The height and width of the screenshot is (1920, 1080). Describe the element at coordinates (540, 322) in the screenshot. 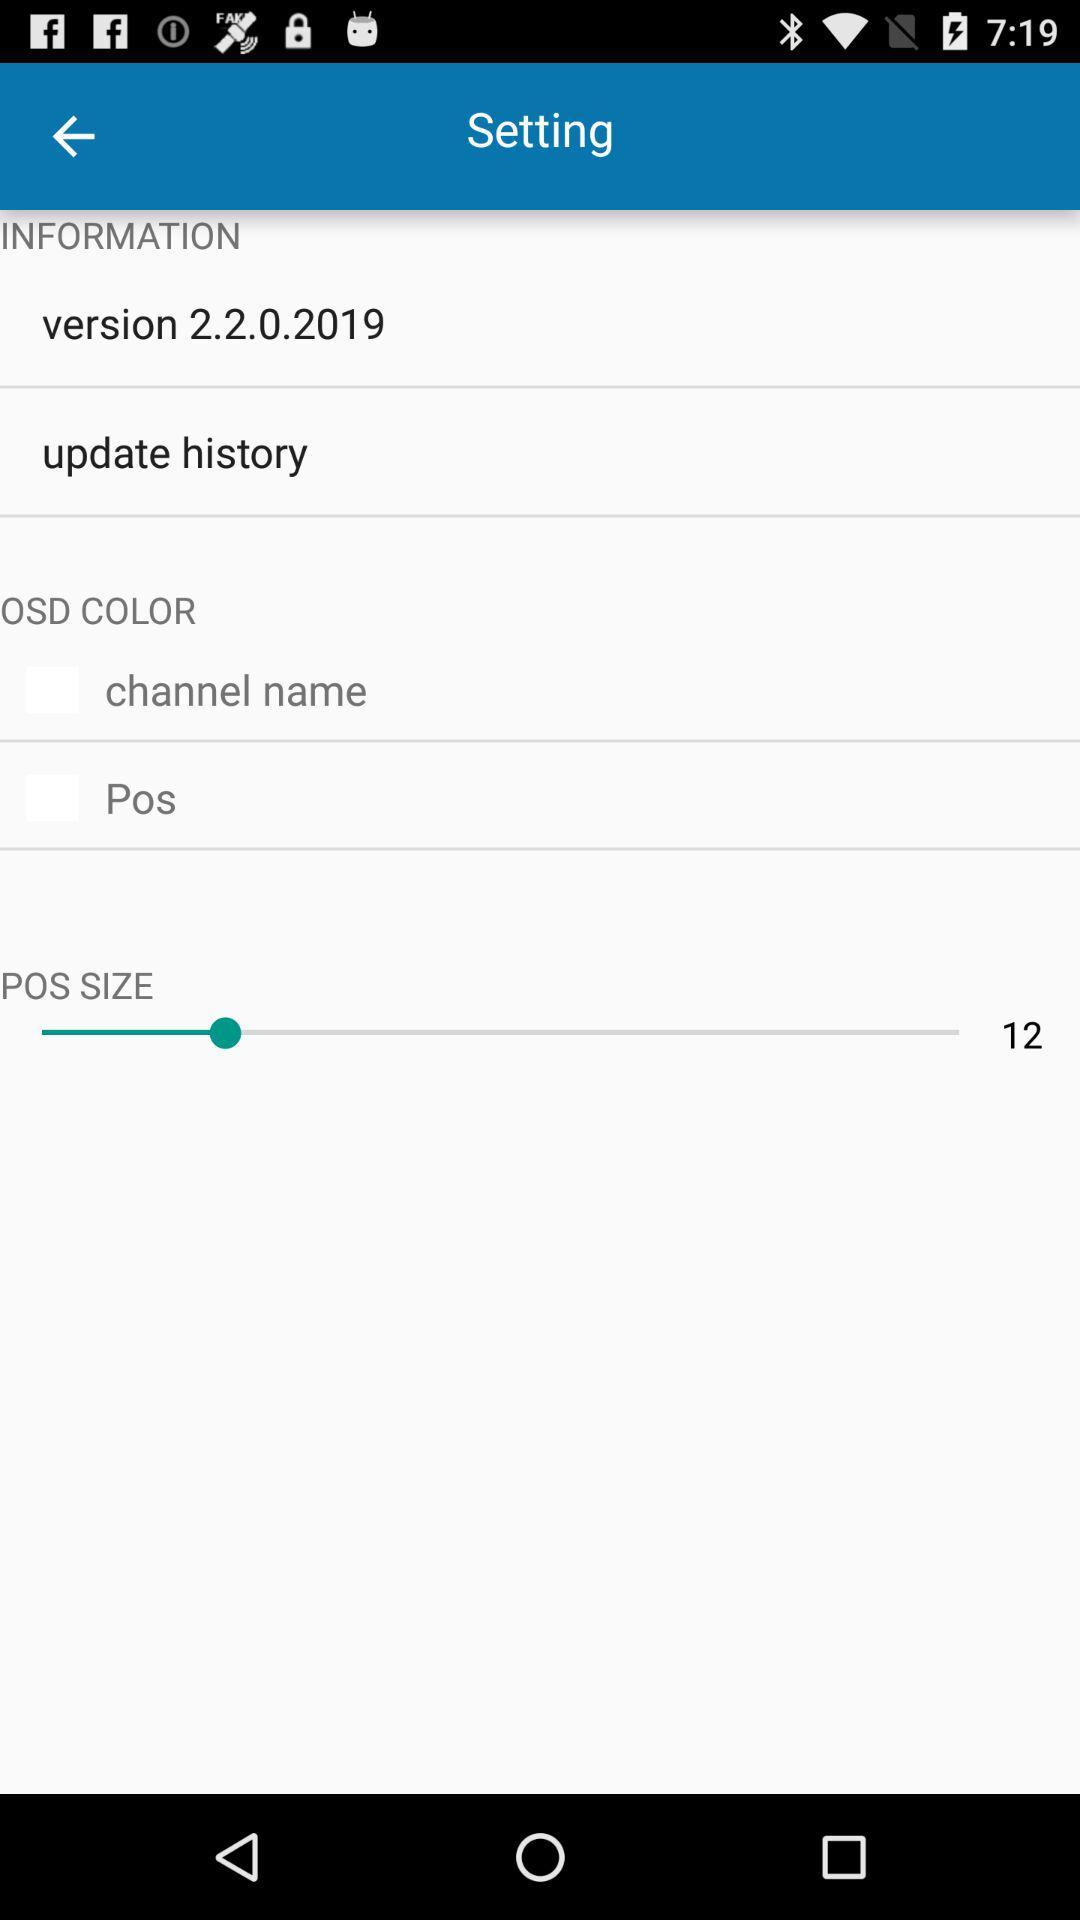

I see `the icon below information item` at that location.